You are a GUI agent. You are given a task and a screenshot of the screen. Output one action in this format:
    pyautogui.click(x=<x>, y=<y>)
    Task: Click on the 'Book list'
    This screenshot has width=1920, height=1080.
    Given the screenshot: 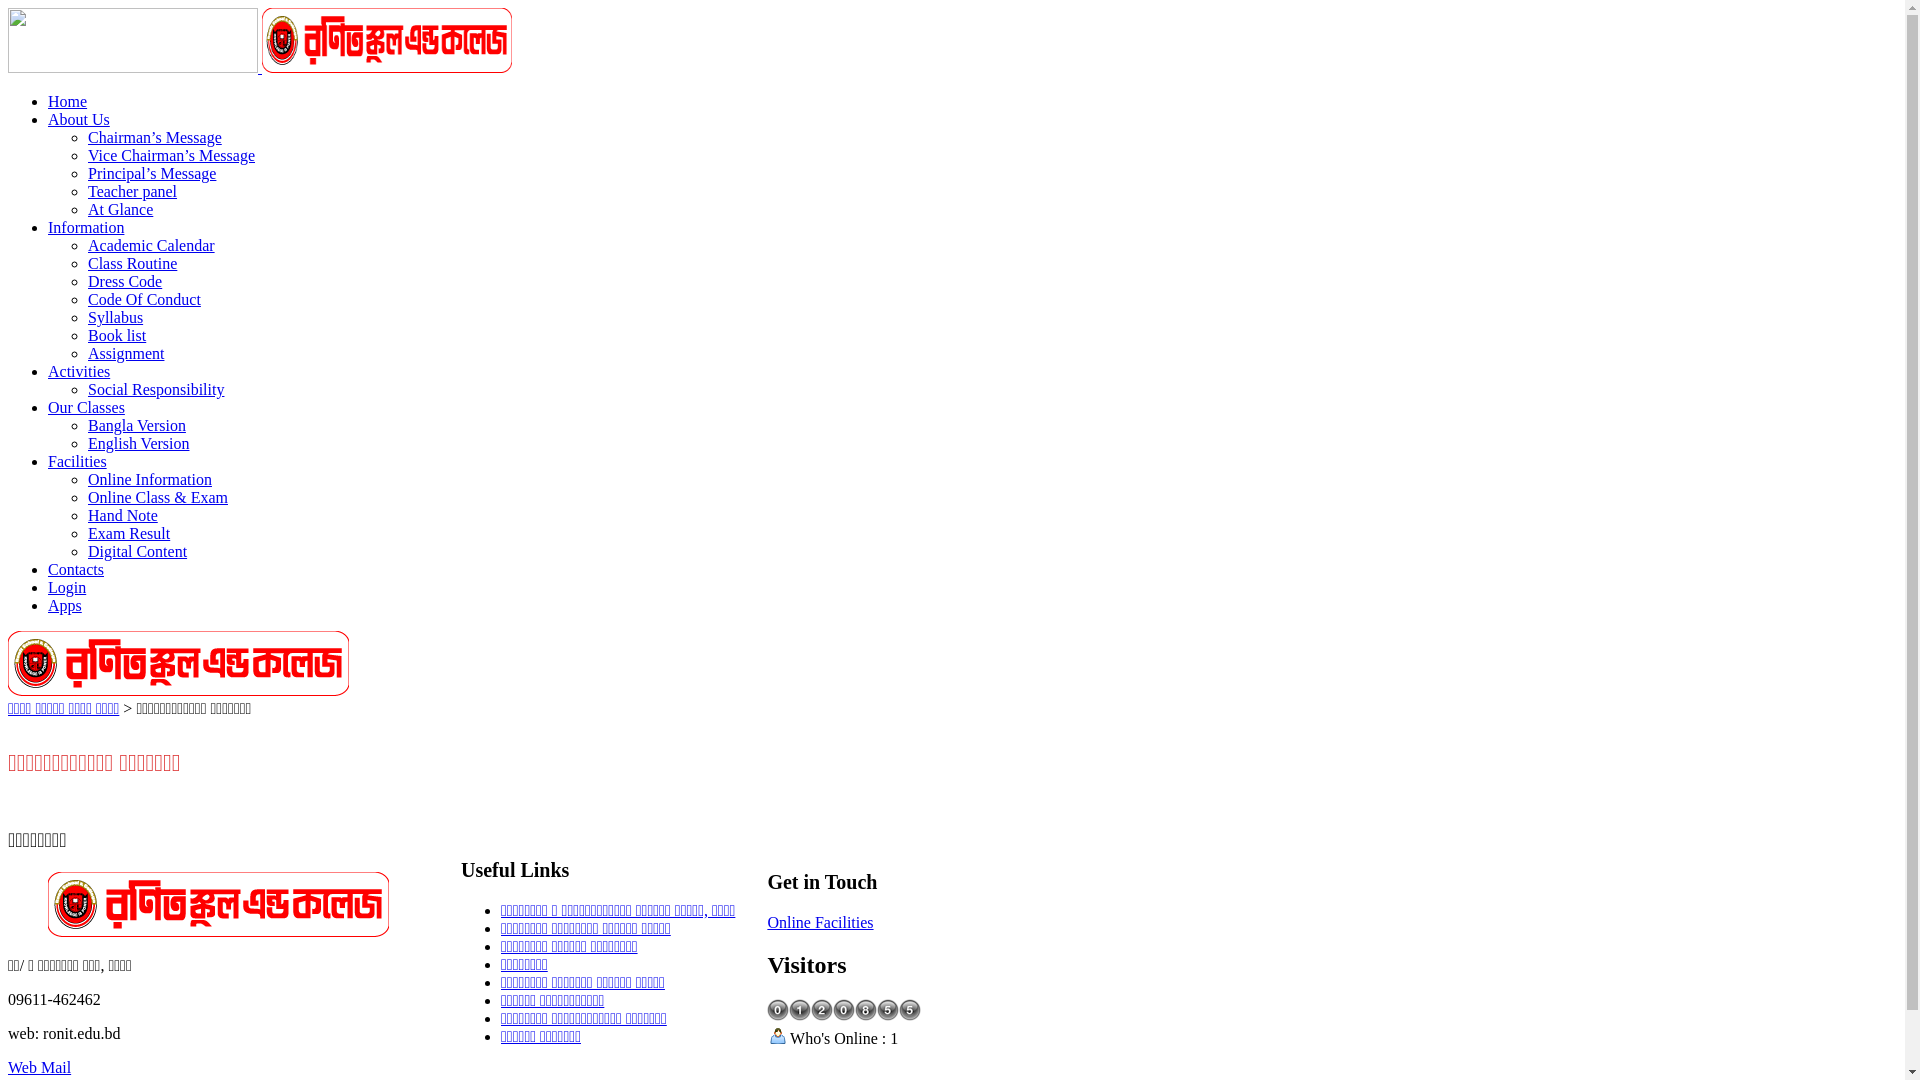 What is the action you would take?
    pyautogui.click(x=115, y=334)
    